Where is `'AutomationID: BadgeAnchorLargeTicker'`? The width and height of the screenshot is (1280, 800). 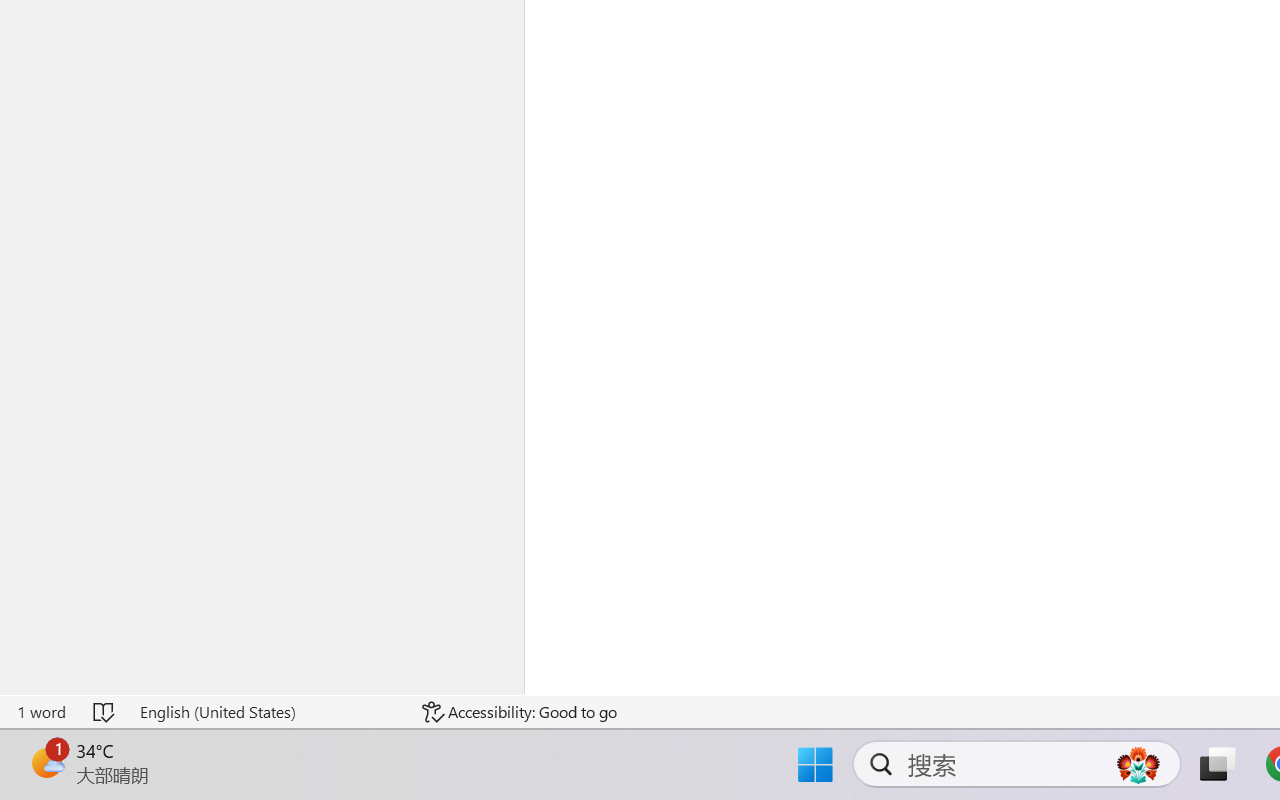 'AutomationID: BadgeAnchorLargeTicker' is located at coordinates (46, 762).